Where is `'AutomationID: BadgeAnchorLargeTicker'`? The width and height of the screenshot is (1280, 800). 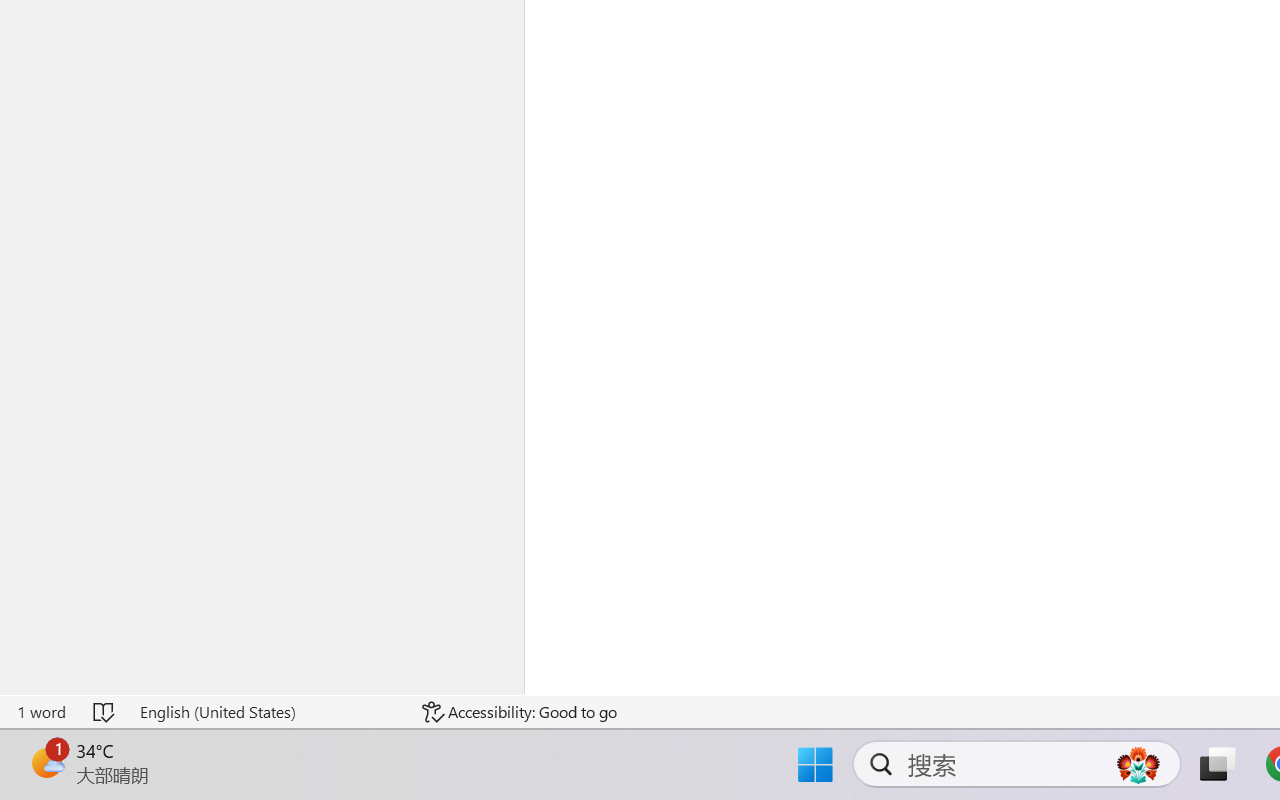 'AutomationID: BadgeAnchorLargeTicker' is located at coordinates (46, 762).